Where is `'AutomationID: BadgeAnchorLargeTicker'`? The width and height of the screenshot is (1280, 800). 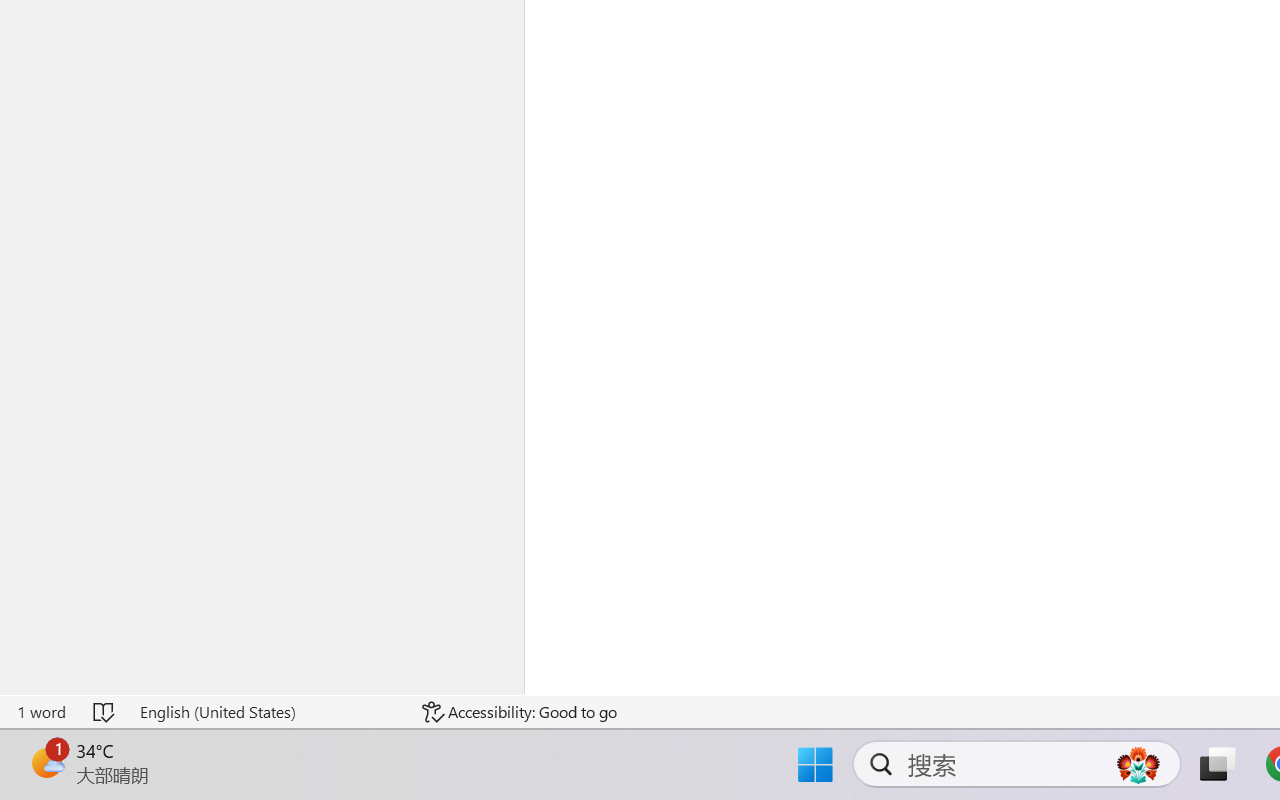 'AutomationID: BadgeAnchorLargeTicker' is located at coordinates (46, 762).